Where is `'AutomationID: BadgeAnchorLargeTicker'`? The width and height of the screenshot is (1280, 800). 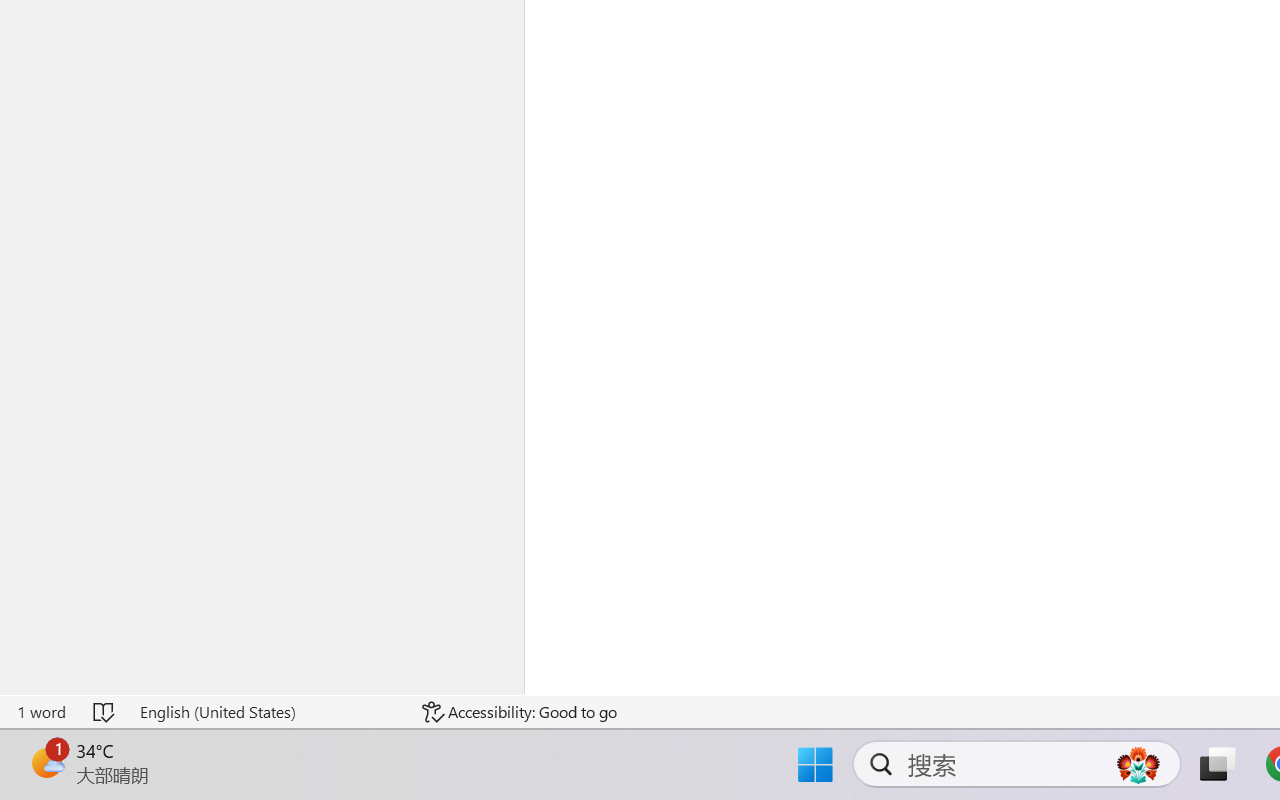 'AutomationID: BadgeAnchorLargeTicker' is located at coordinates (46, 762).